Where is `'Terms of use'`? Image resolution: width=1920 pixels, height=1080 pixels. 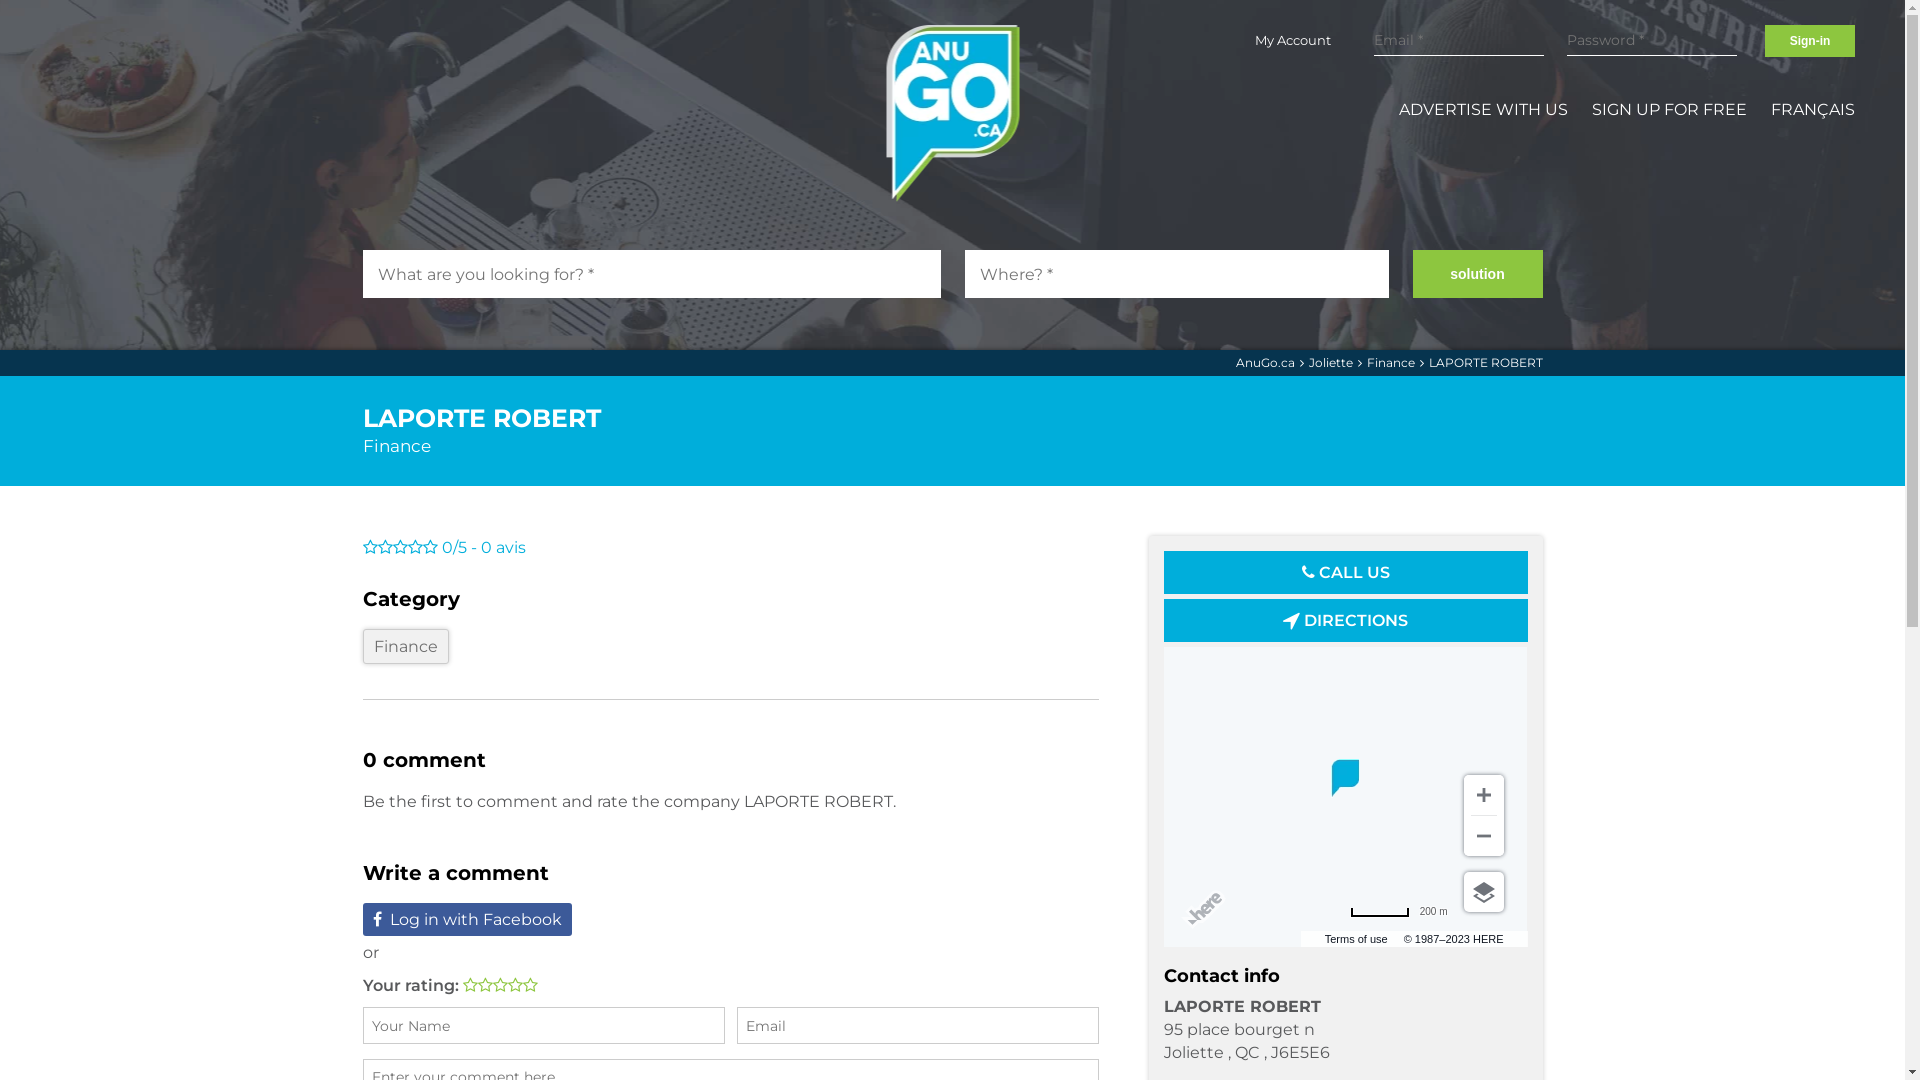 'Terms of use' is located at coordinates (1356, 938).